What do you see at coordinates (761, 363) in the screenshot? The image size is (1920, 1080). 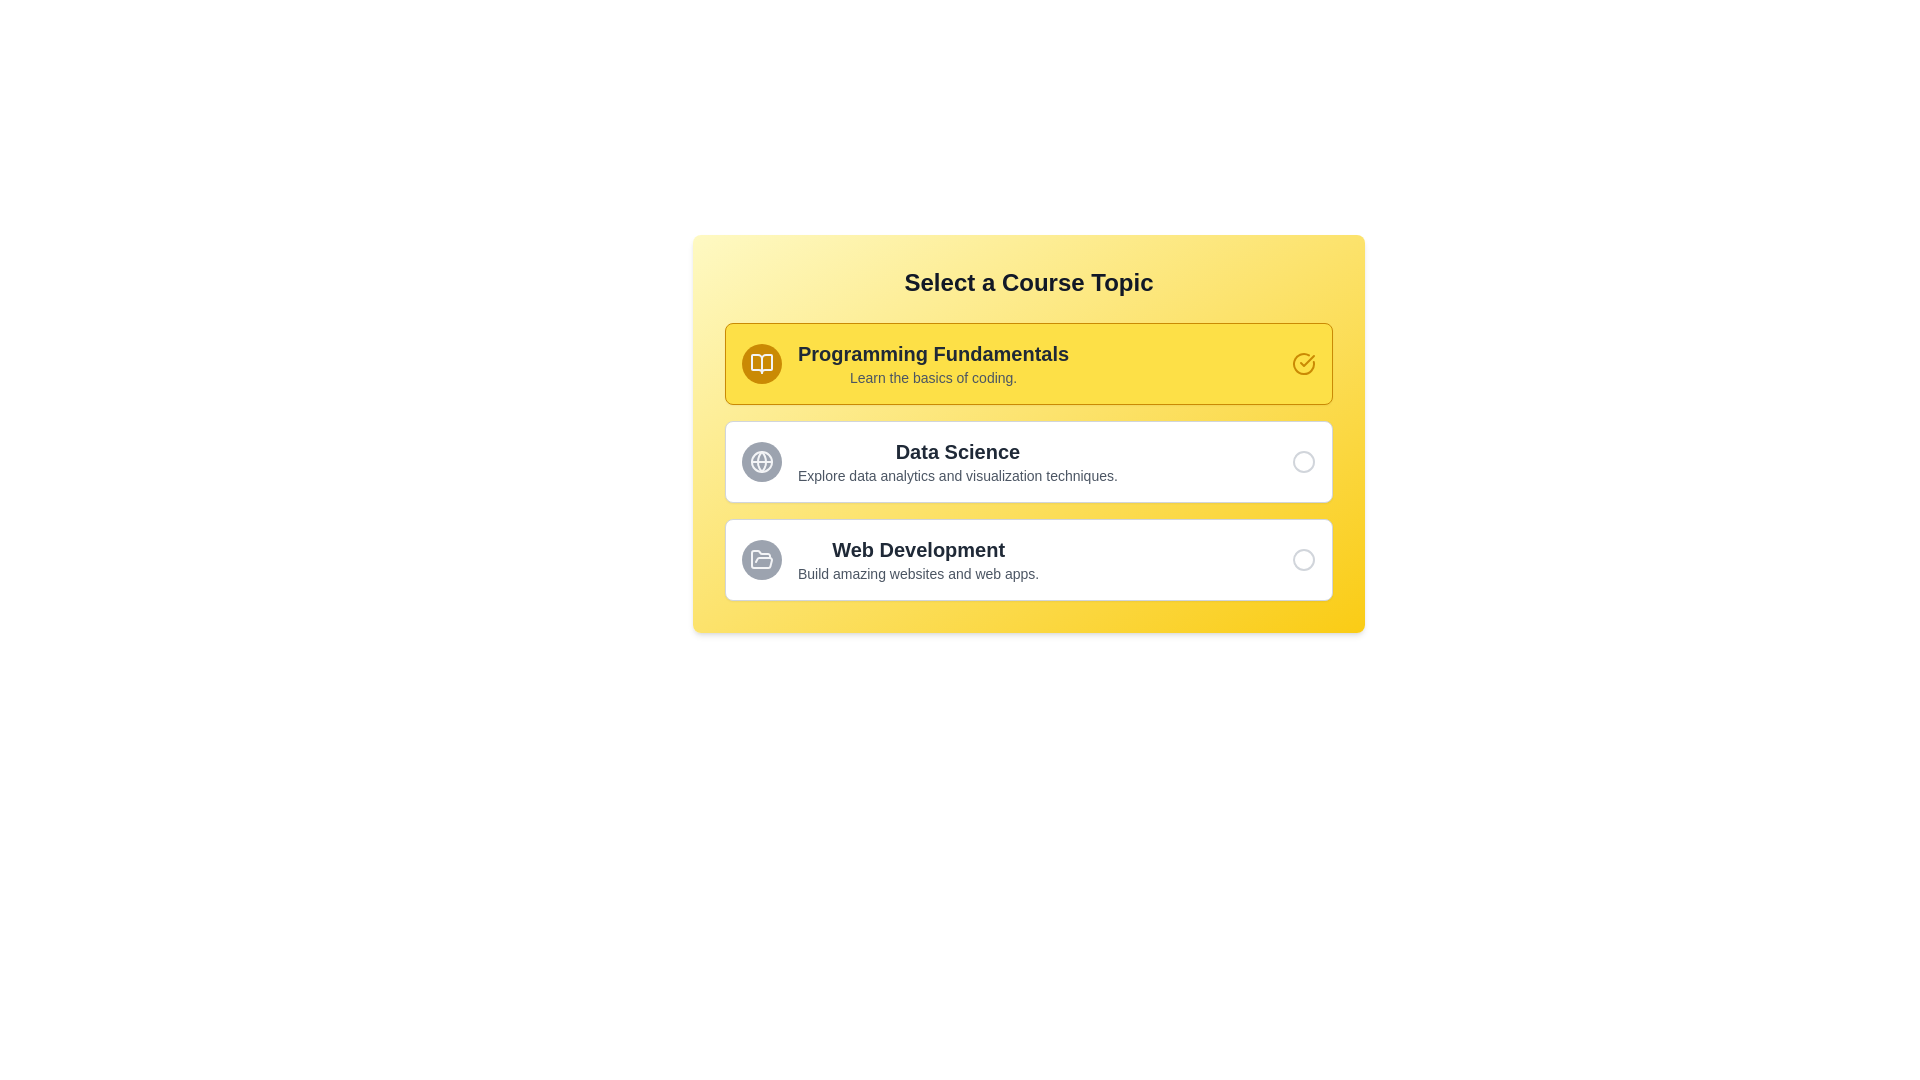 I see `the 'Programming Fundamentals' course option icon located in the left section, which serves as an easily identifiable icon for users` at bounding box center [761, 363].